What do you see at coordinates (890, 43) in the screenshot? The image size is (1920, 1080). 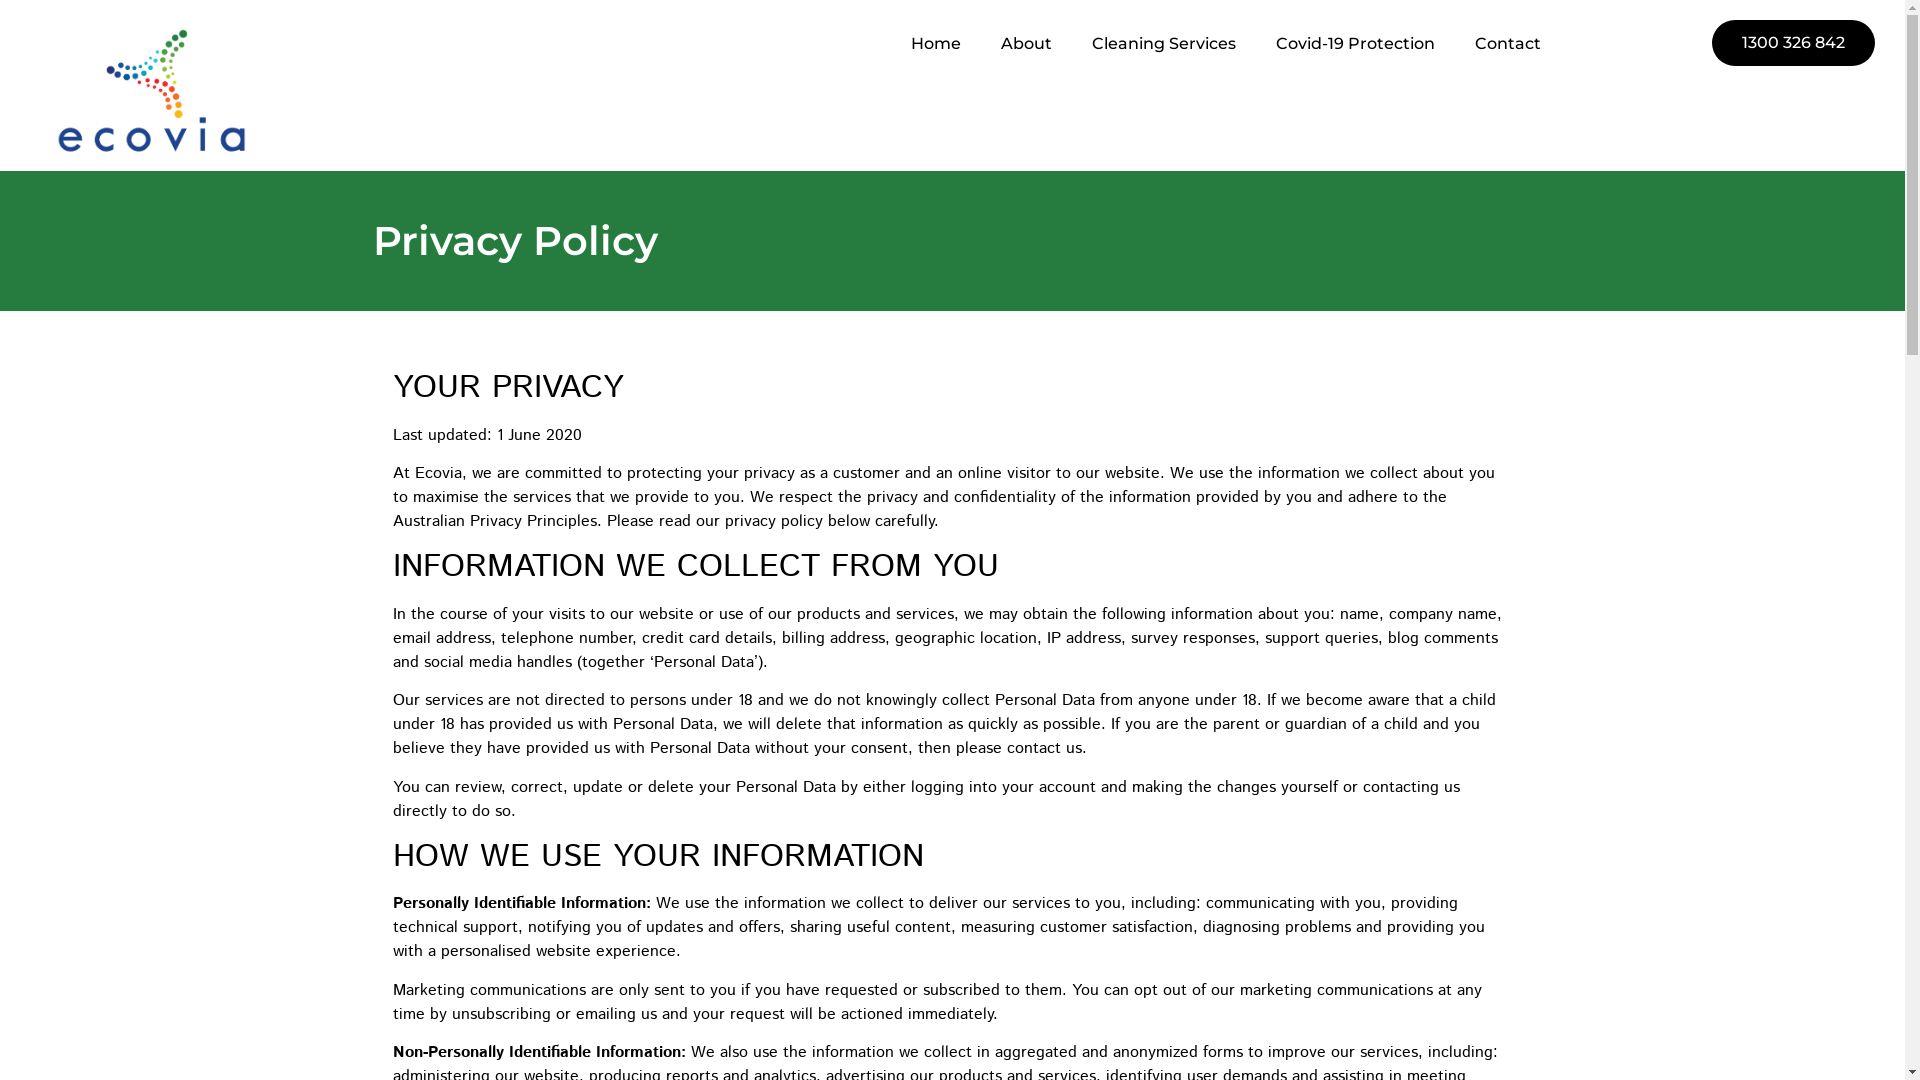 I see `'Home'` at bounding box center [890, 43].